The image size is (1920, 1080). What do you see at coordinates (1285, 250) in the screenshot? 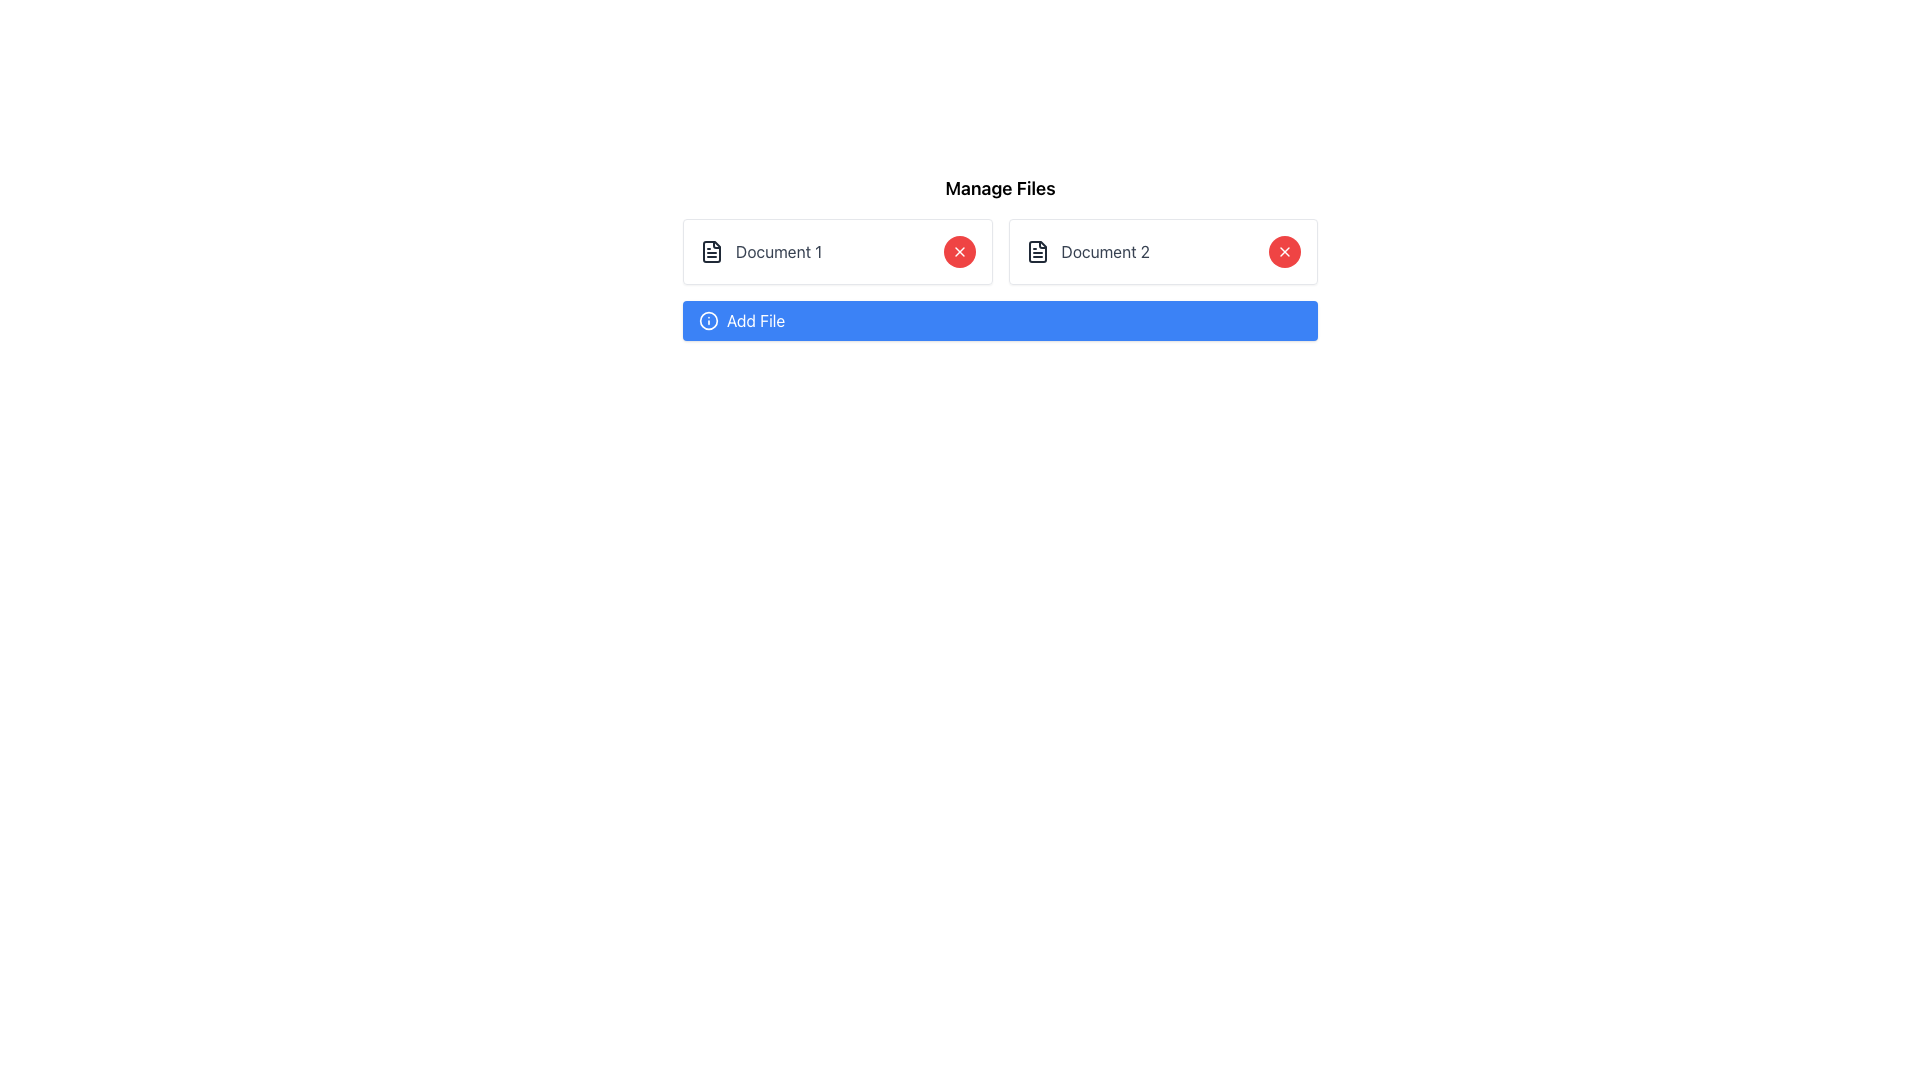
I see `the dismiss button for 'Document 2'` at bounding box center [1285, 250].